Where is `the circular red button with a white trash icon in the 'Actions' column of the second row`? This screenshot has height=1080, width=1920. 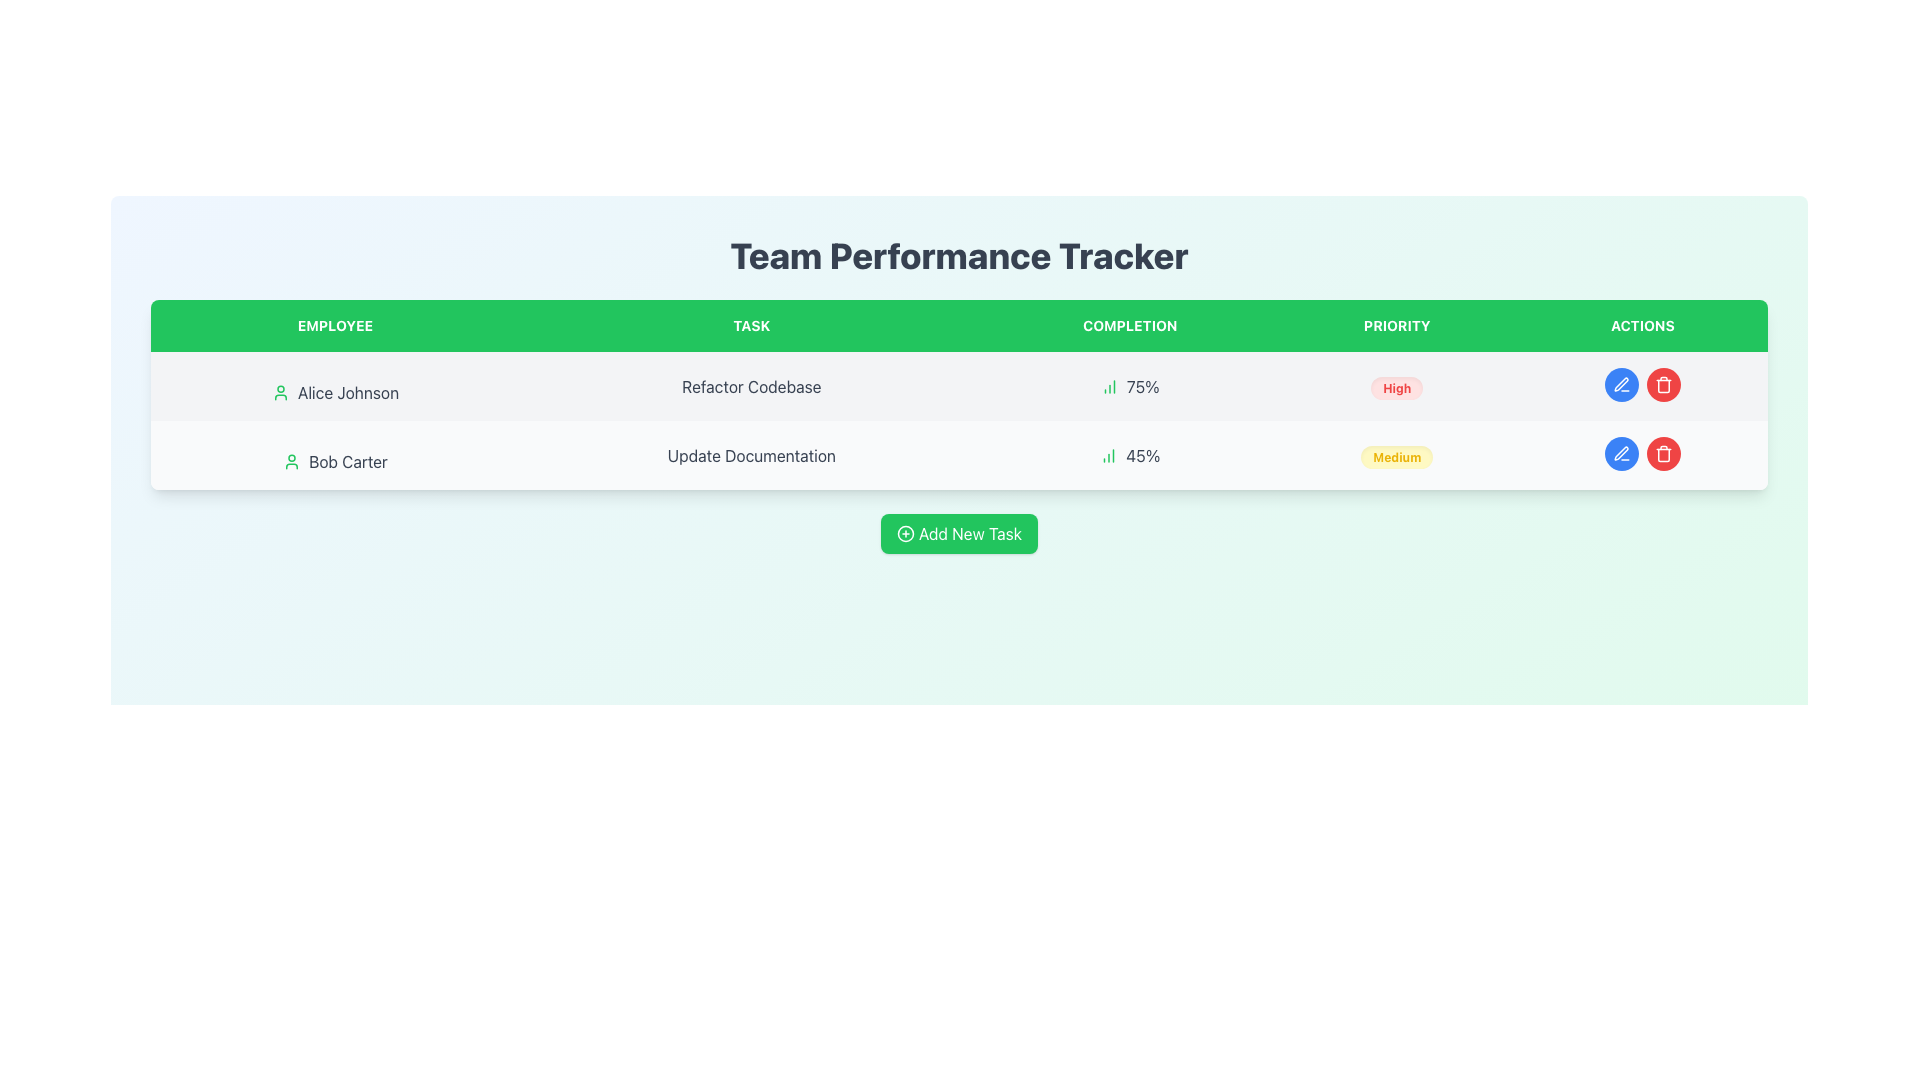 the circular red button with a white trash icon in the 'Actions' column of the second row is located at coordinates (1663, 454).